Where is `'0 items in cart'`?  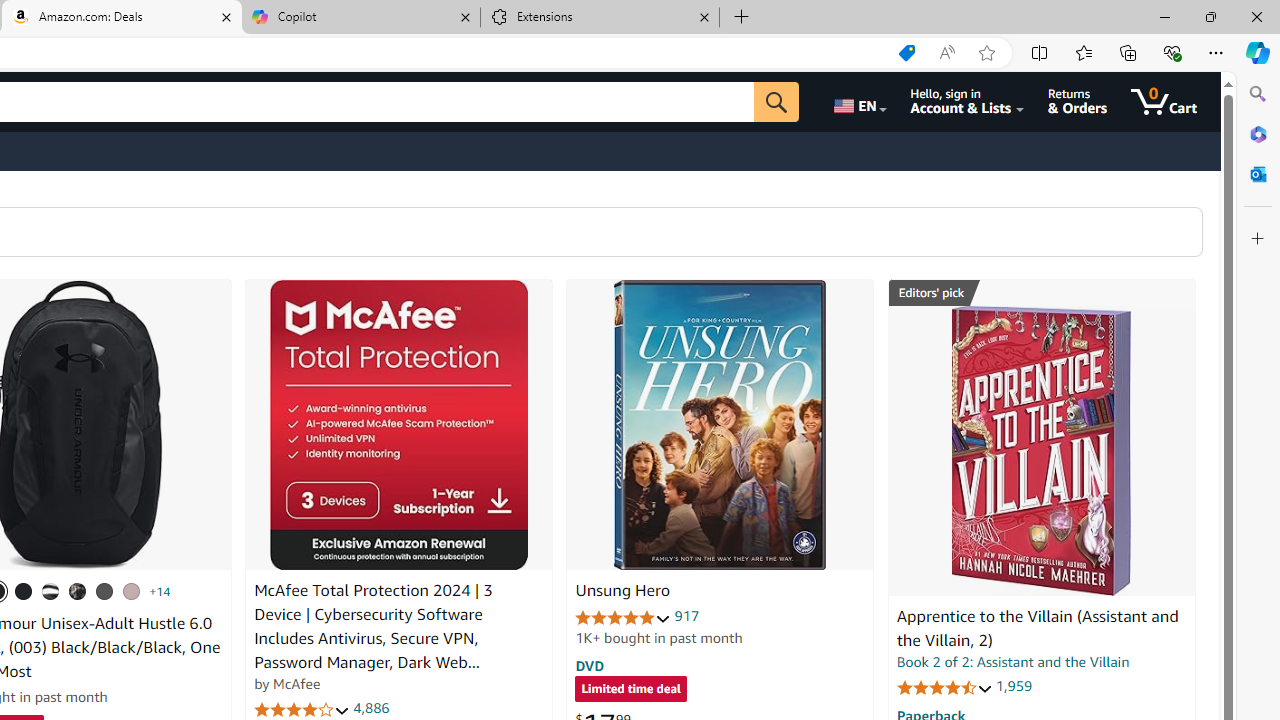 '0 items in cart' is located at coordinates (1164, 101).